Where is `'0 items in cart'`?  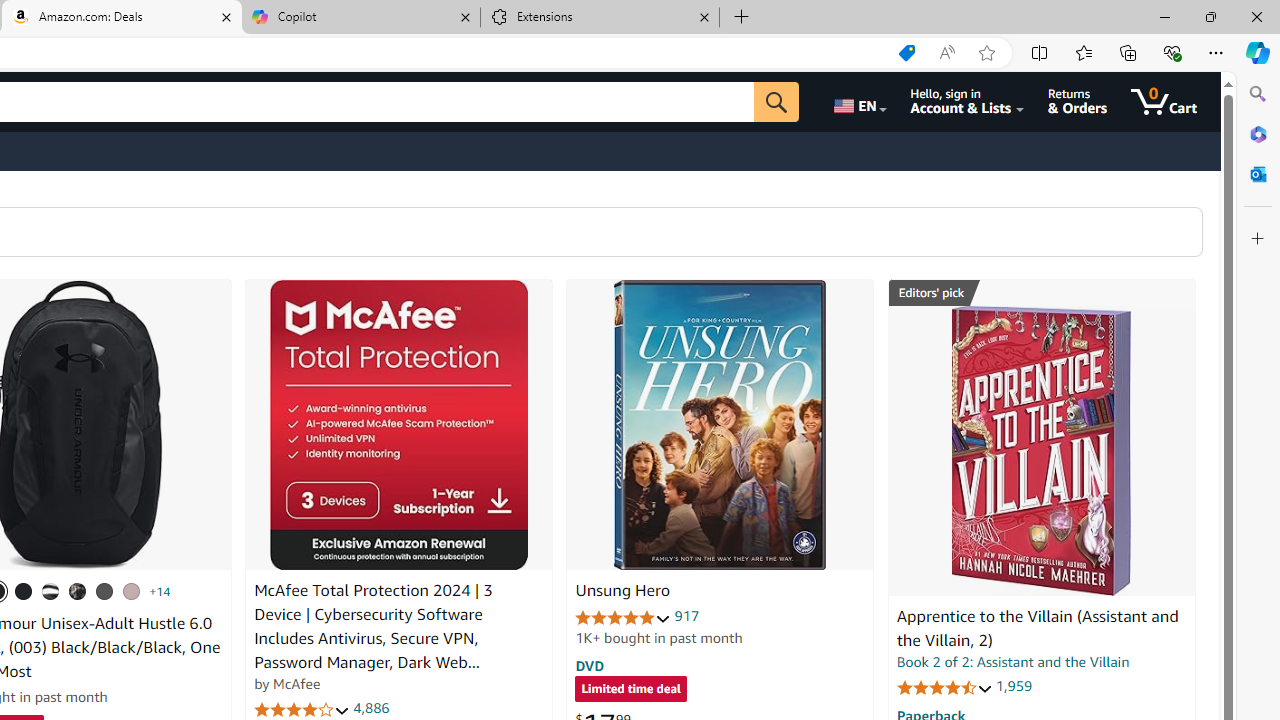 '0 items in cart' is located at coordinates (1164, 101).